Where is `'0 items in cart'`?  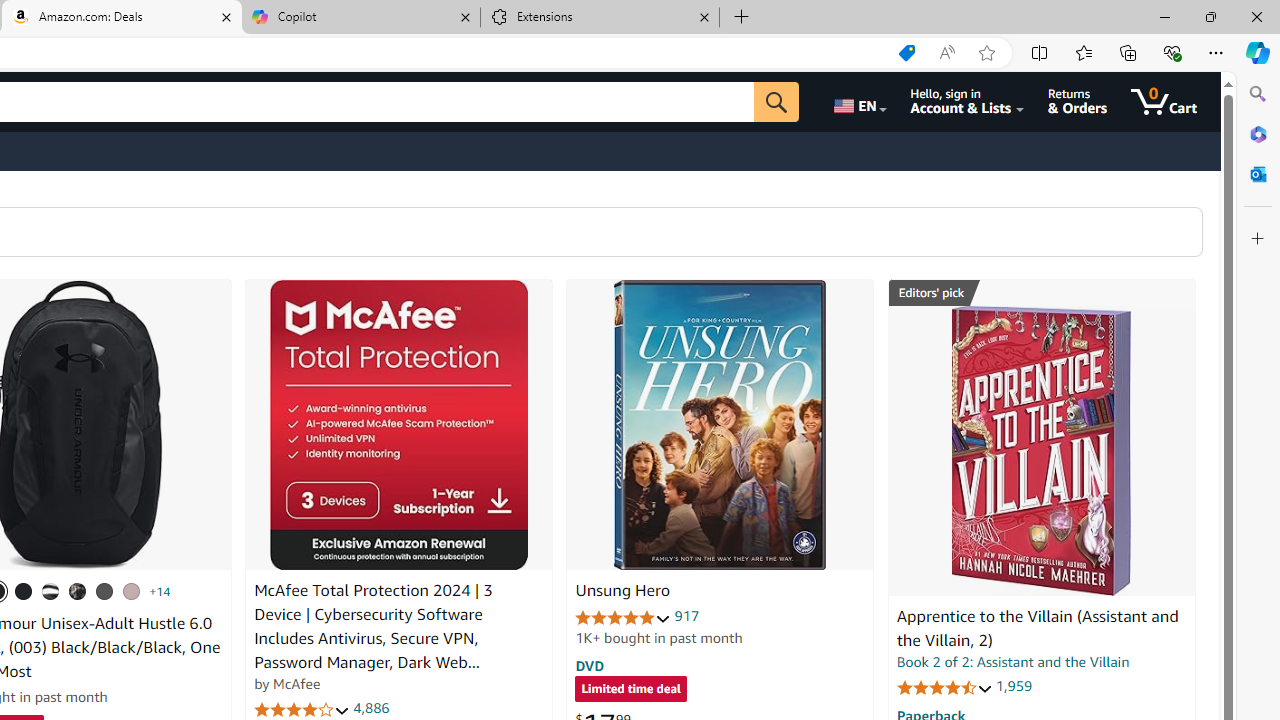 '0 items in cart' is located at coordinates (1164, 101).